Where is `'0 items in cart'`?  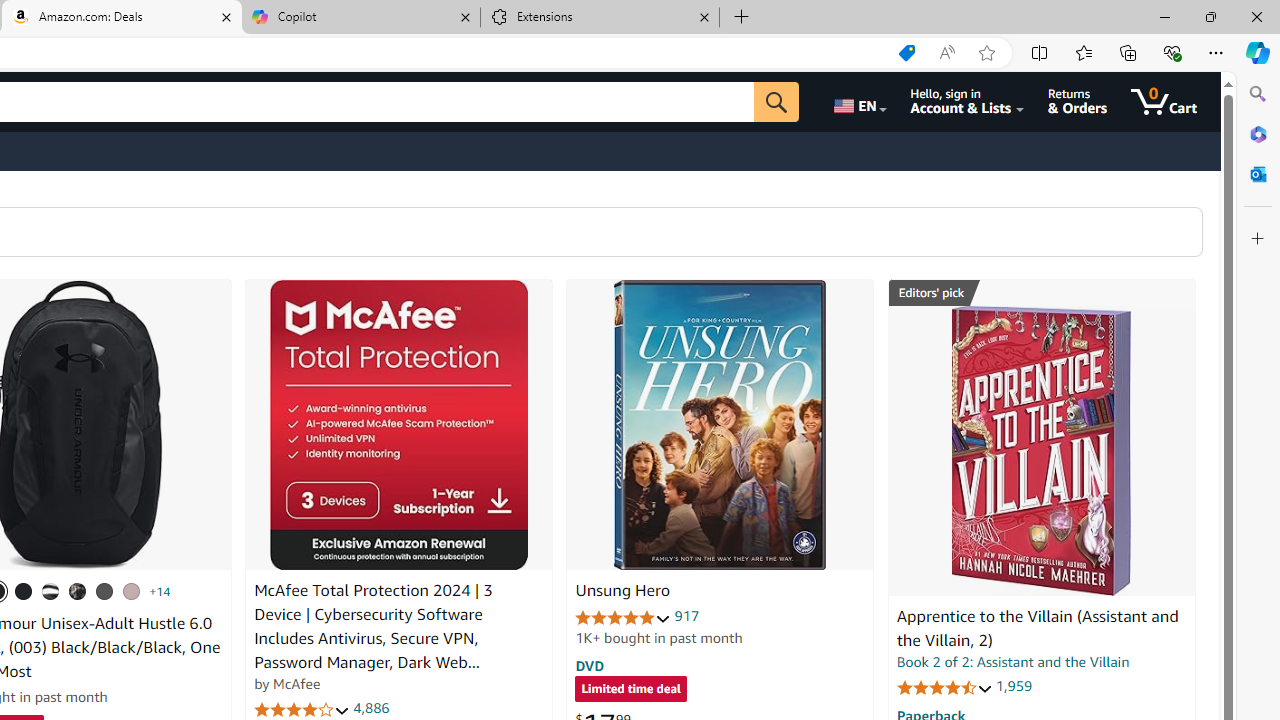 '0 items in cart' is located at coordinates (1164, 101).